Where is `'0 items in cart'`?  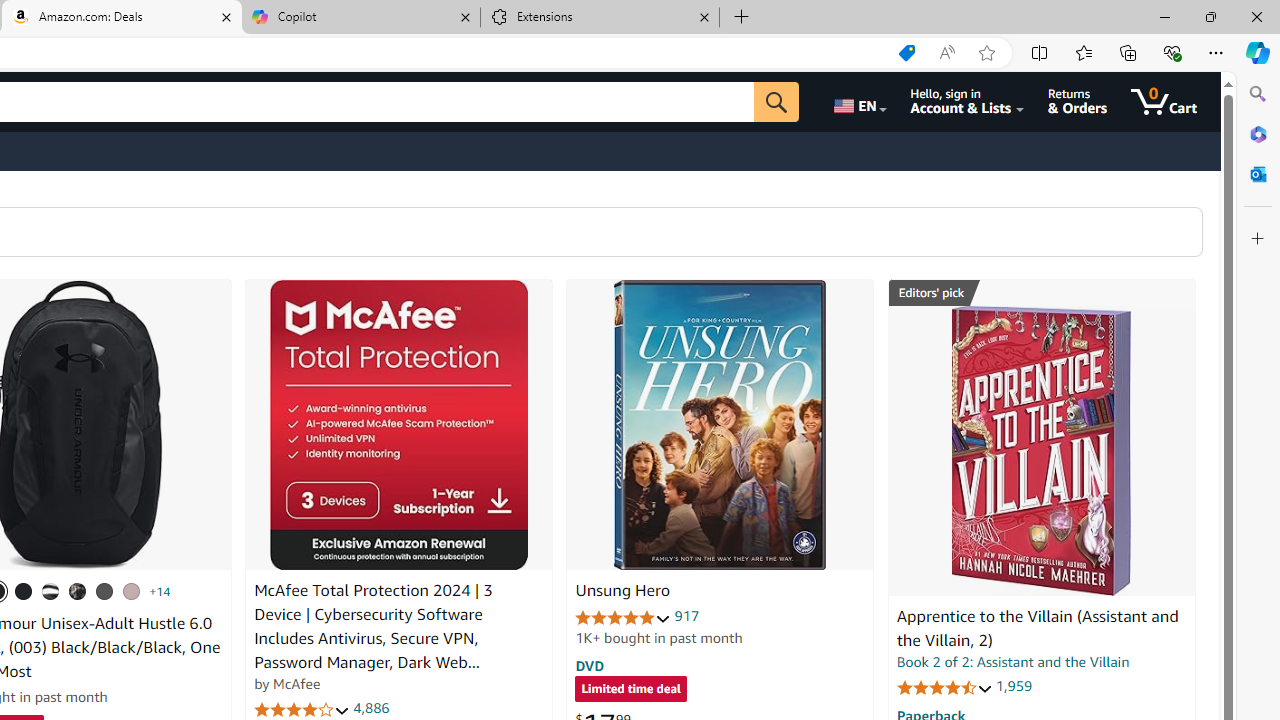 '0 items in cart' is located at coordinates (1164, 101).